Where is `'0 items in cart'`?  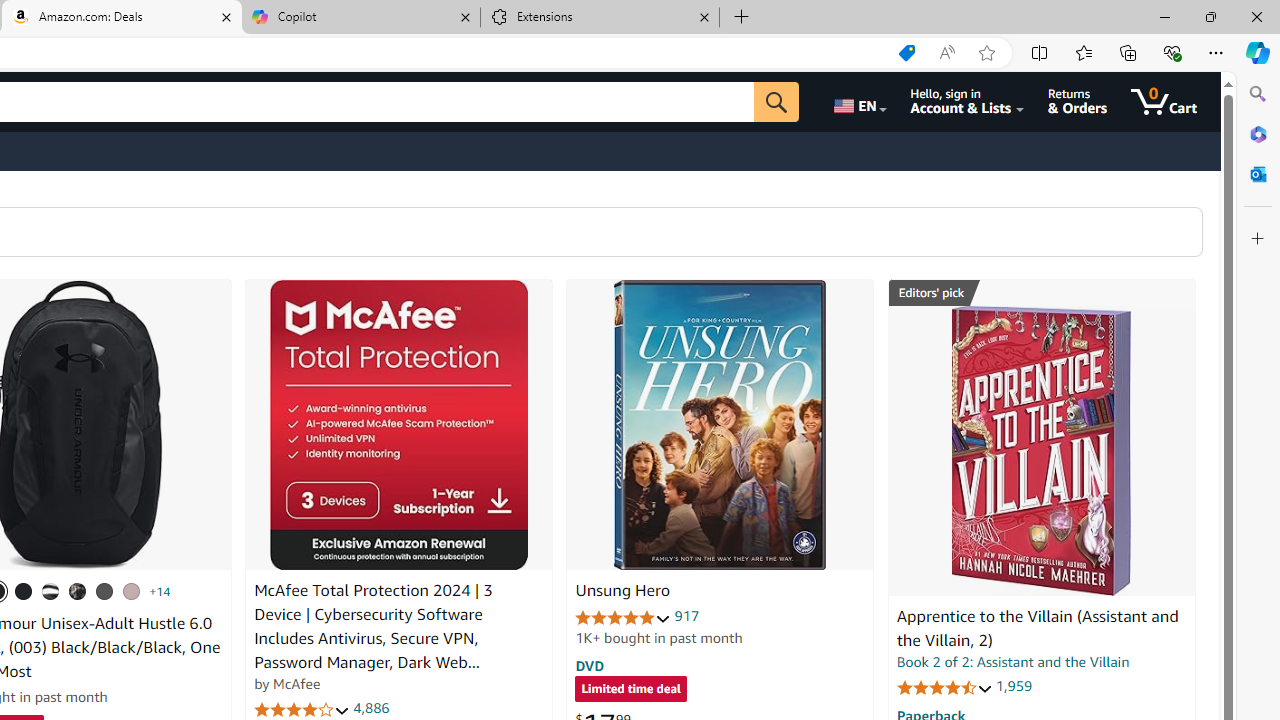 '0 items in cart' is located at coordinates (1164, 101).